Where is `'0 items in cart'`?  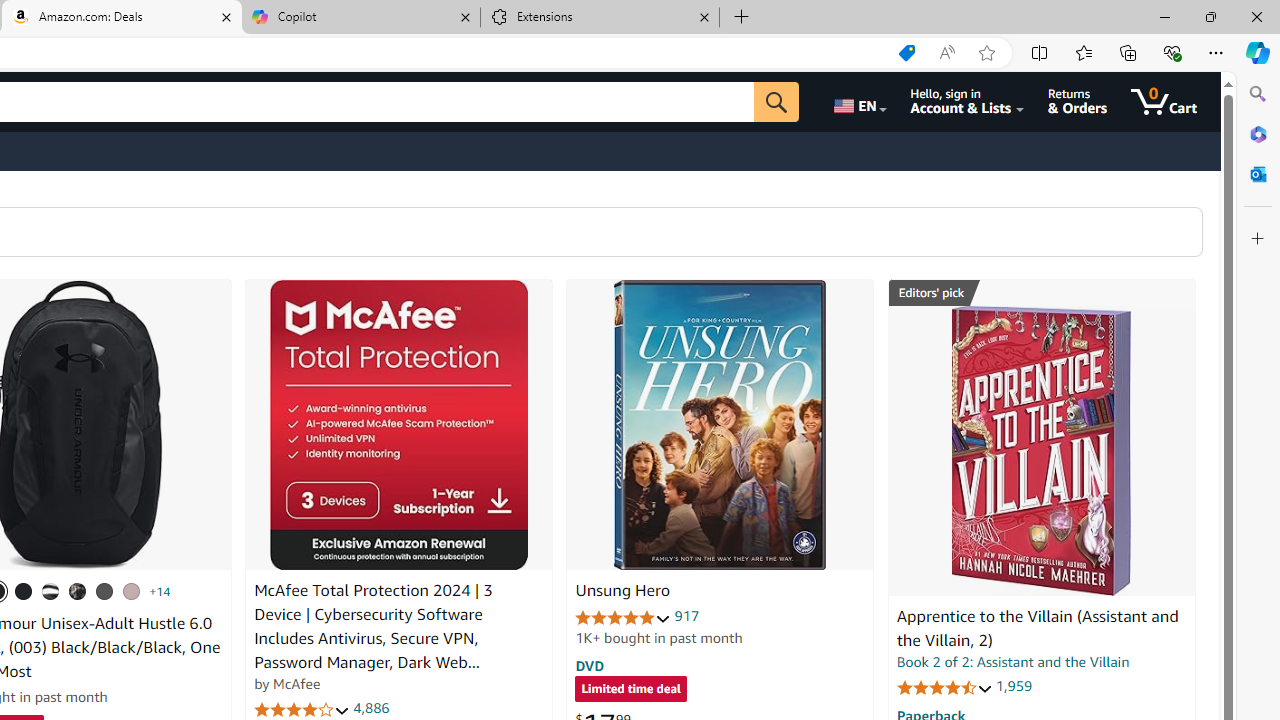 '0 items in cart' is located at coordinates (1164, 101).